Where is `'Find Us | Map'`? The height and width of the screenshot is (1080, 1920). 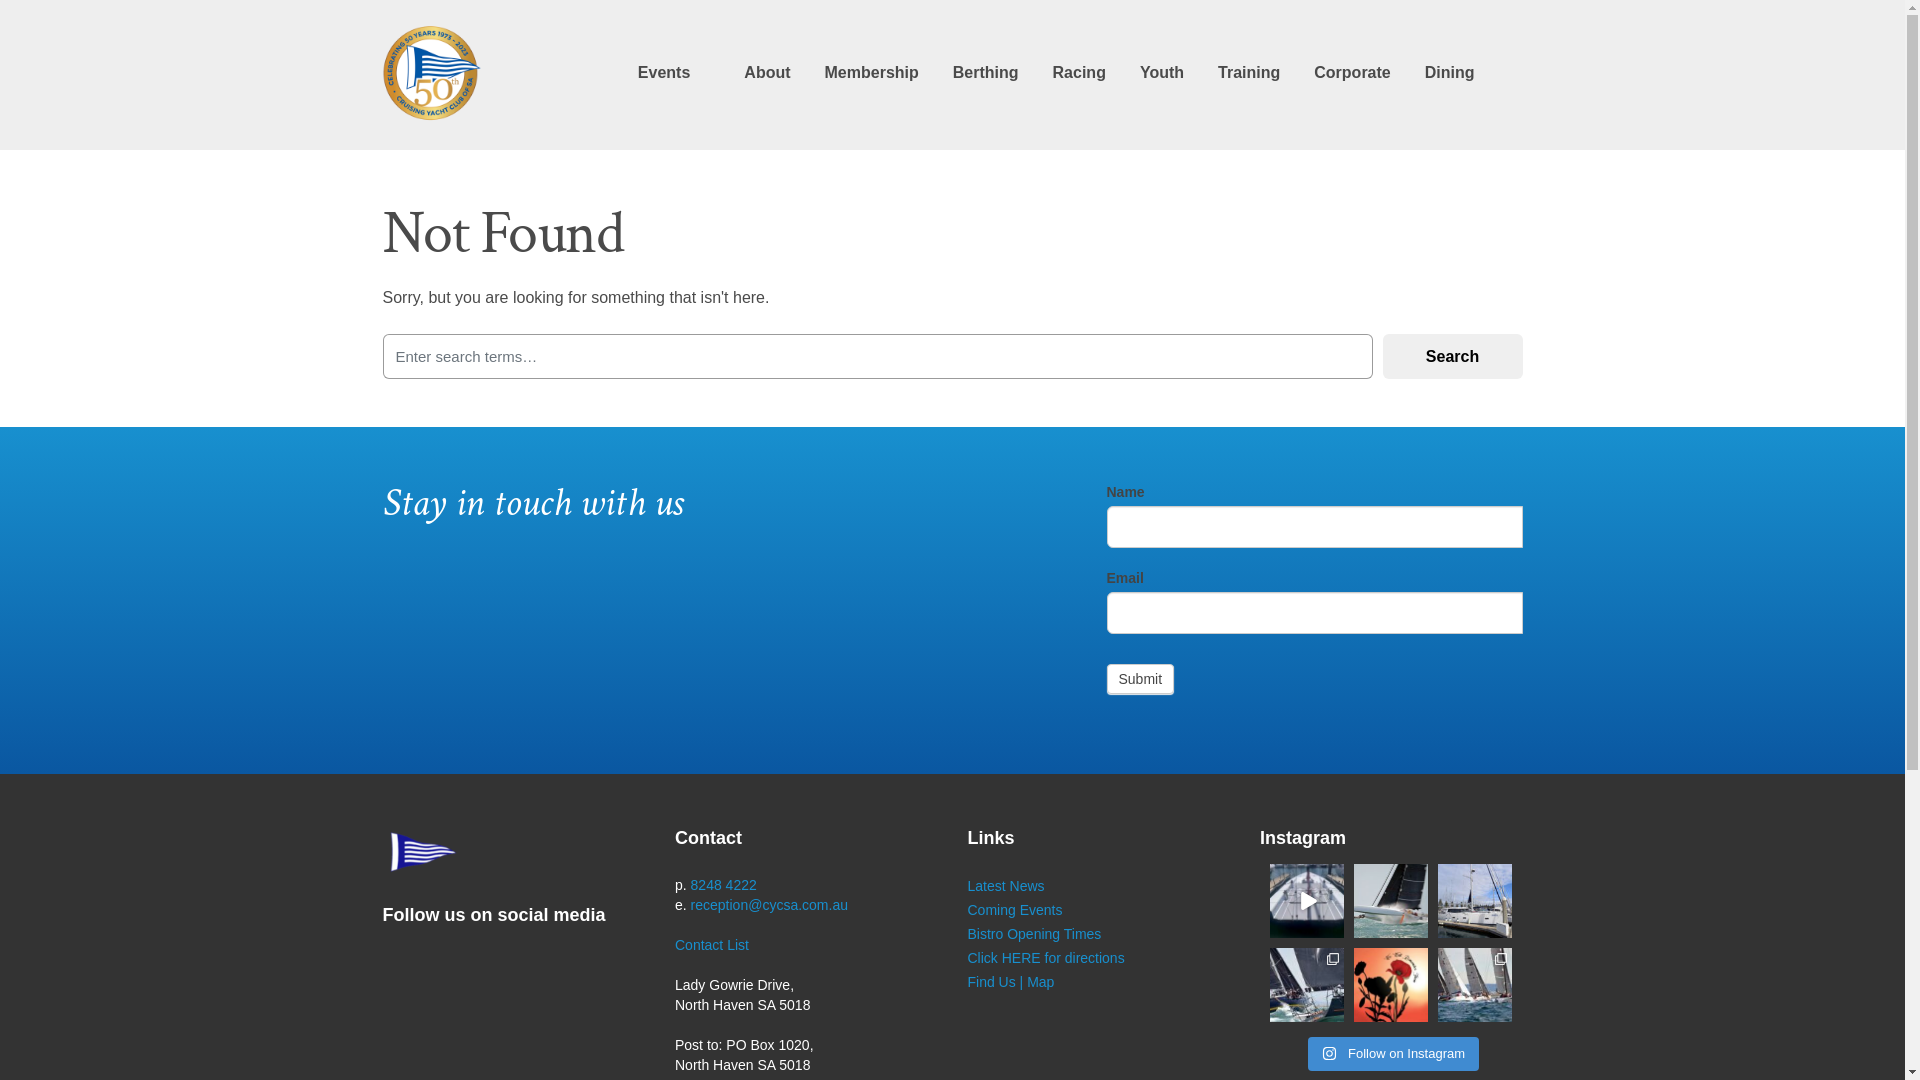 'Find Us | Map' is located at coordinates (1011, 981).